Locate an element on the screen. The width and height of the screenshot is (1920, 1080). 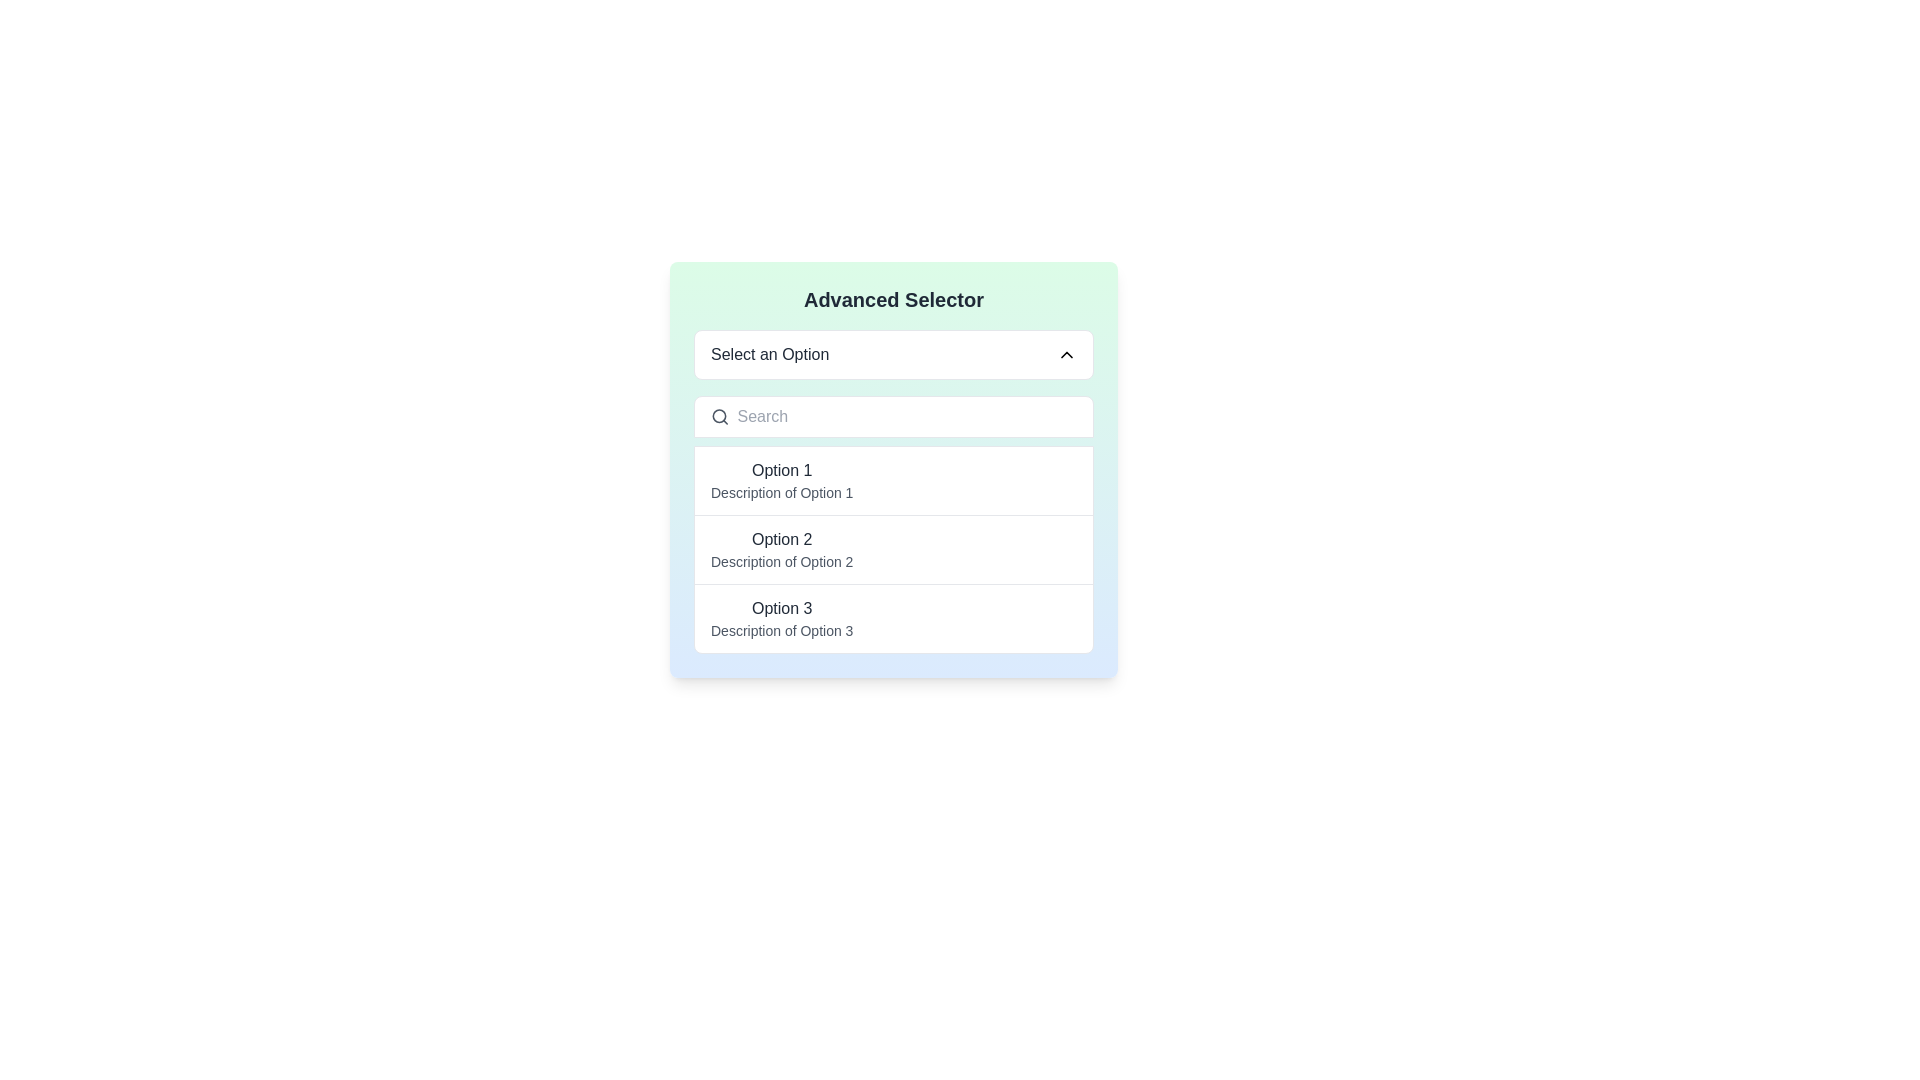
the text label displaying 'Description of Option 1', which is located directly underneath the main label 'Option 1' in the dropdown menu is located at coordinates (781, 493).